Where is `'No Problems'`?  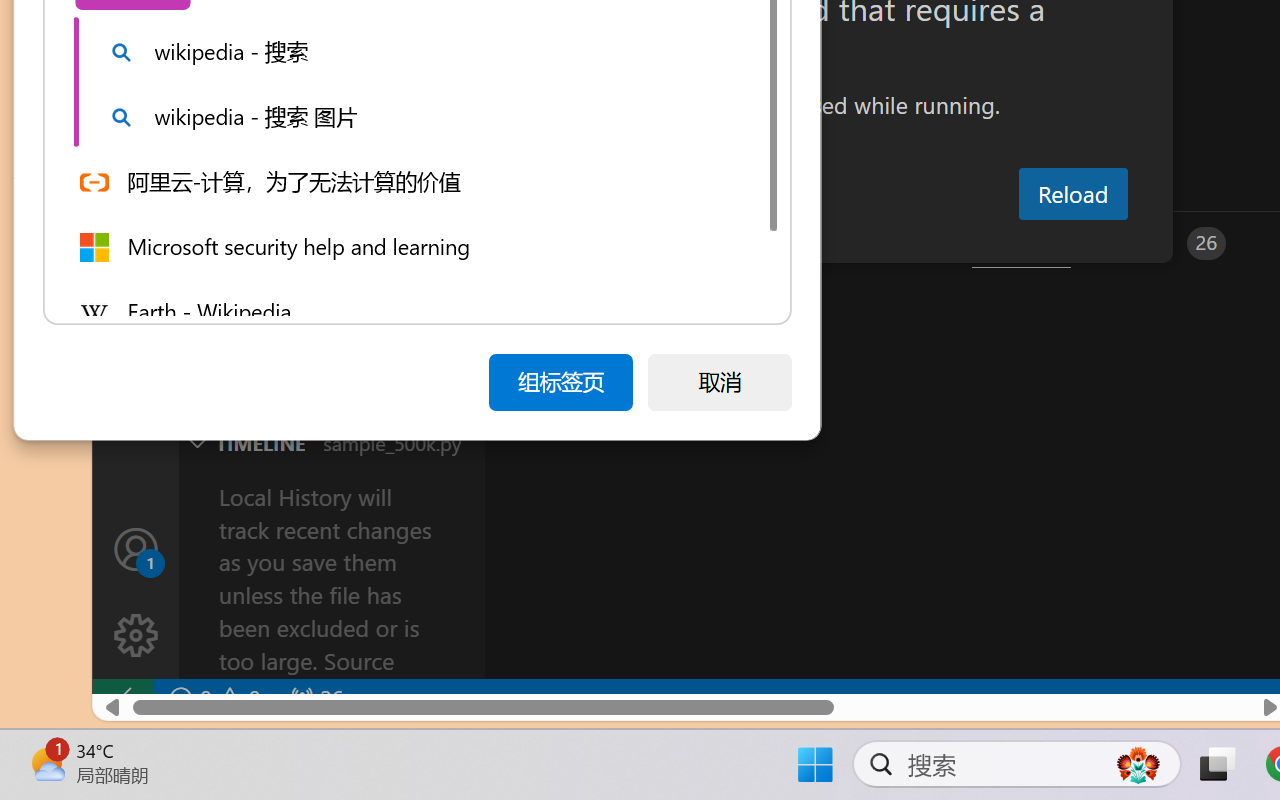
'No Problems' is located at coordinates (213, 698).